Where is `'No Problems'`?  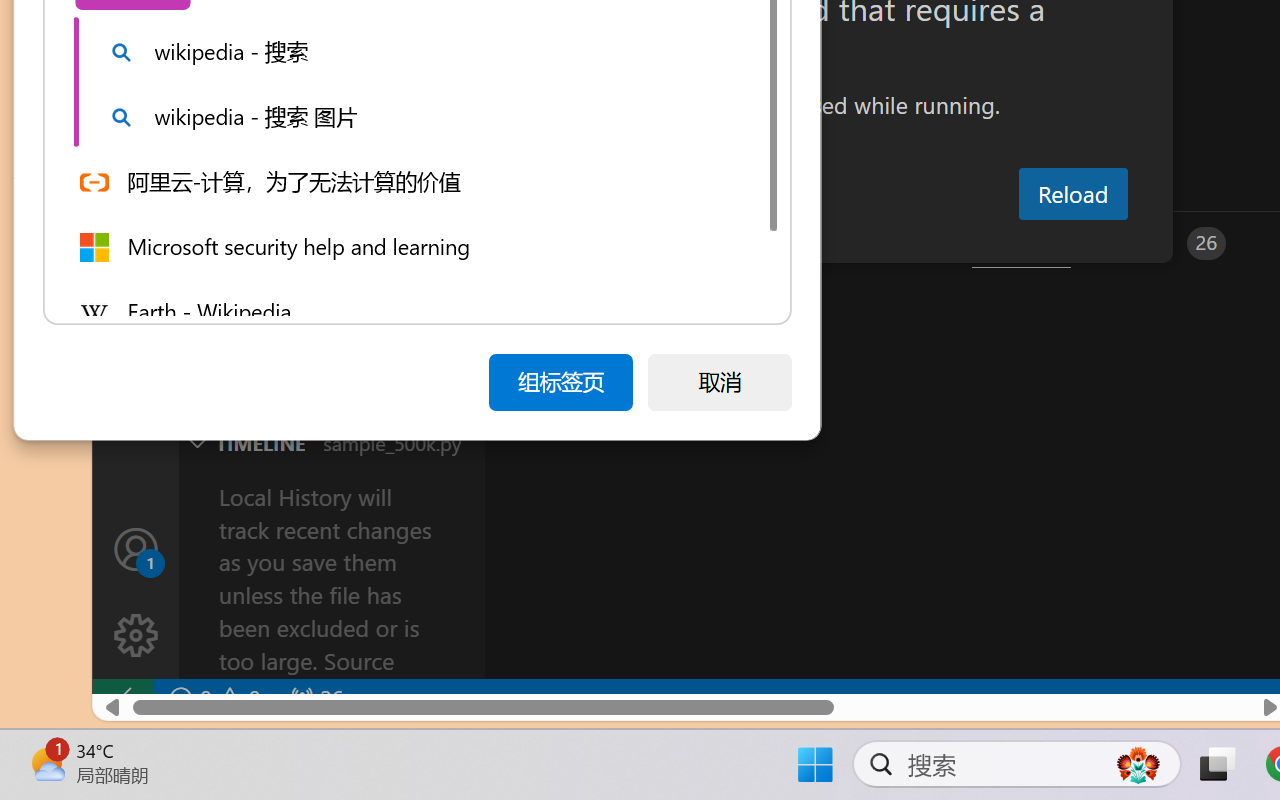
'No Problems' is located at coordinates (213, 698).